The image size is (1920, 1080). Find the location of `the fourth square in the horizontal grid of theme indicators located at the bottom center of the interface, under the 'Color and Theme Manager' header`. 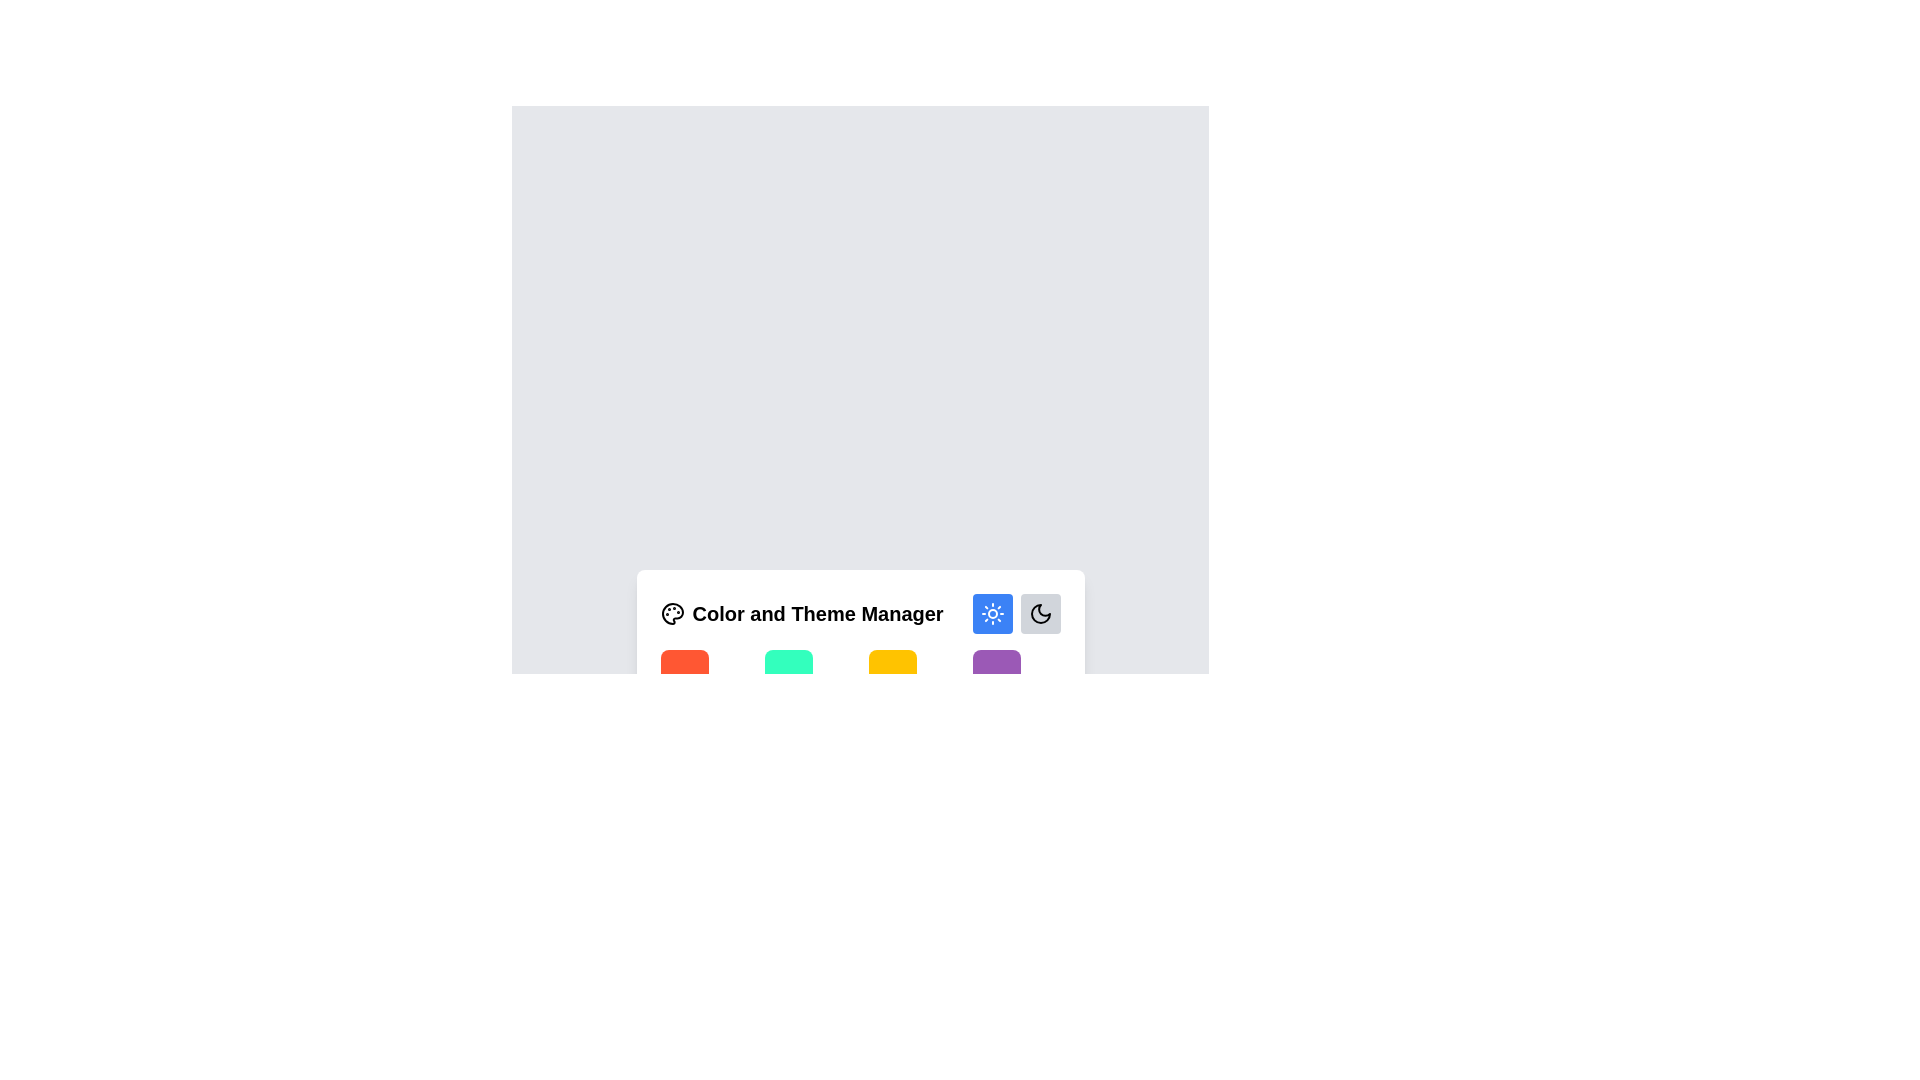

the fourth square in the horizontal grid of theme indicators located at the bottom center of the interface, under the 'Color and Theme Manager' header is located at coordinates (996, 674).